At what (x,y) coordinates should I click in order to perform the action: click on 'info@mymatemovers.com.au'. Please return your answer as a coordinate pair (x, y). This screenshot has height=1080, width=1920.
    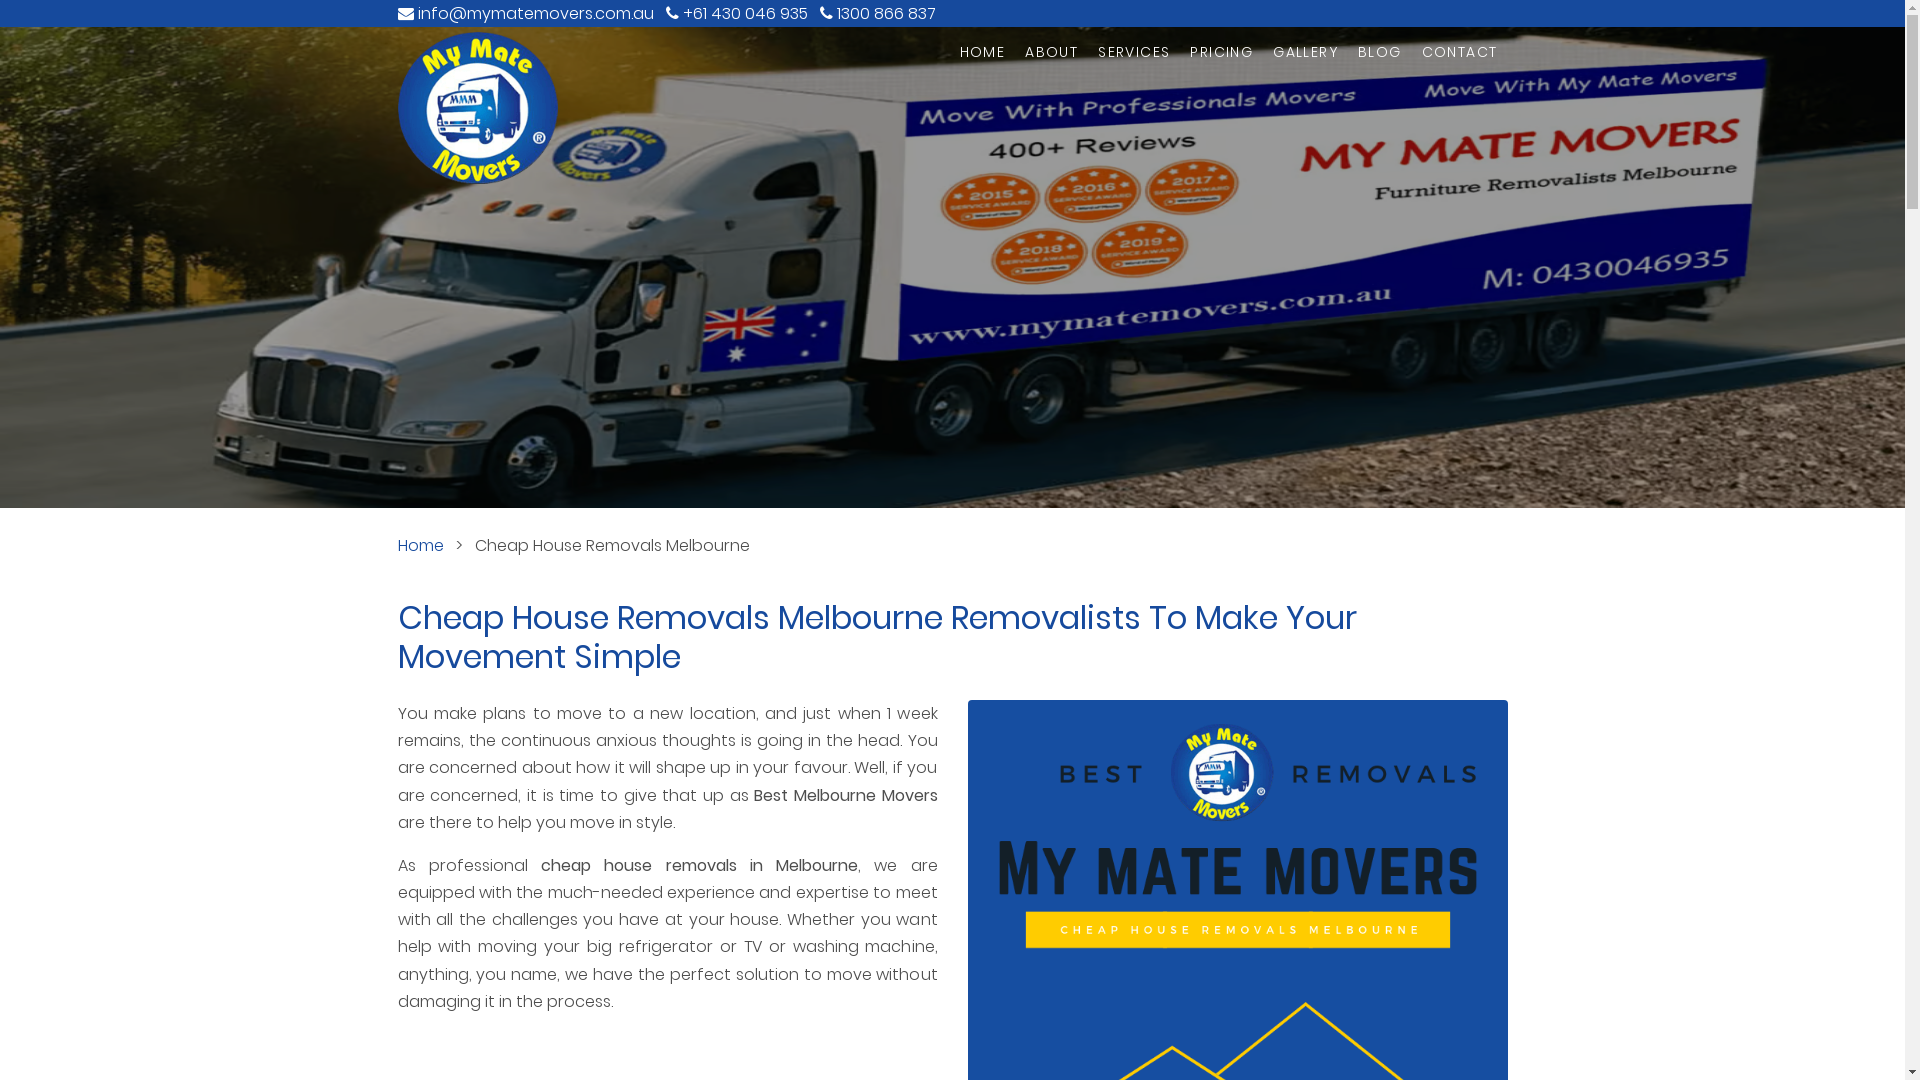
    Looking at the image, I should click on (536, 13).